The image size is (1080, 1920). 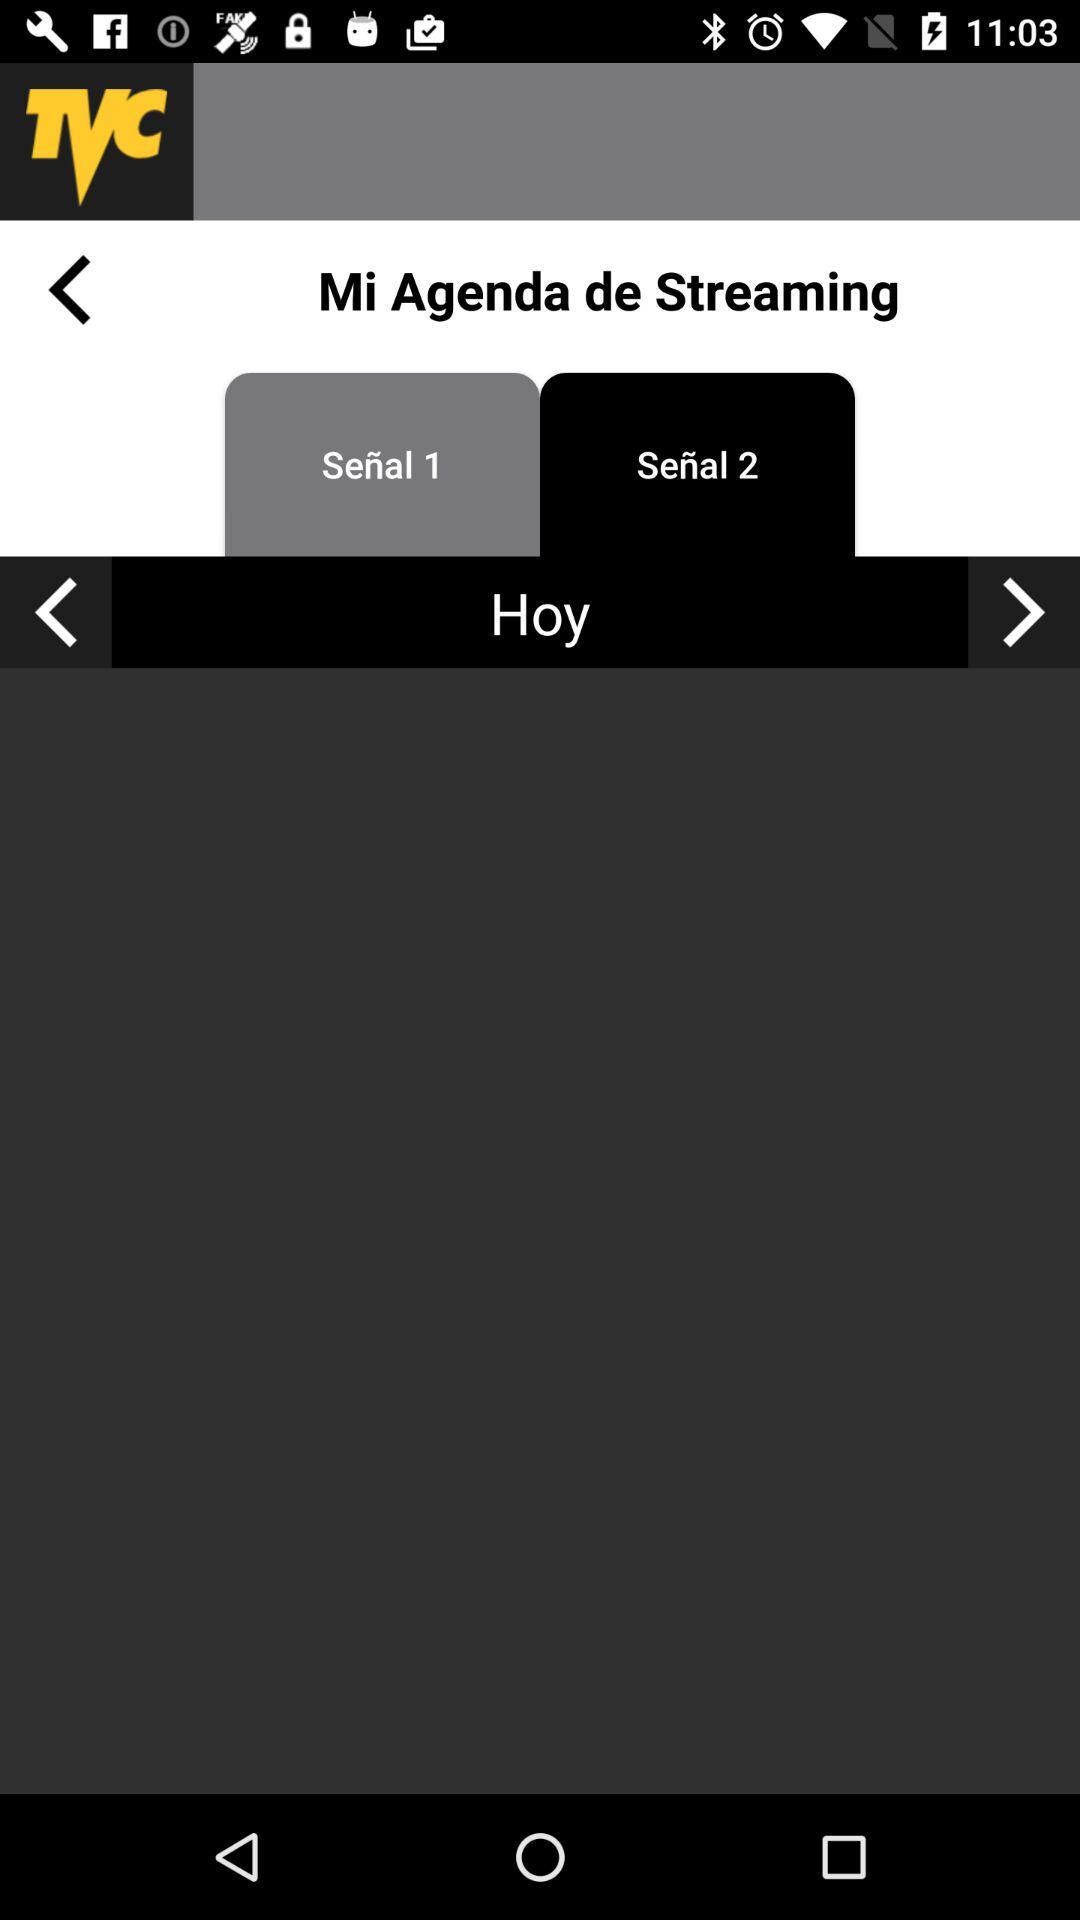 I want to click on item at the top right corner, so click(x=1024, y=611).